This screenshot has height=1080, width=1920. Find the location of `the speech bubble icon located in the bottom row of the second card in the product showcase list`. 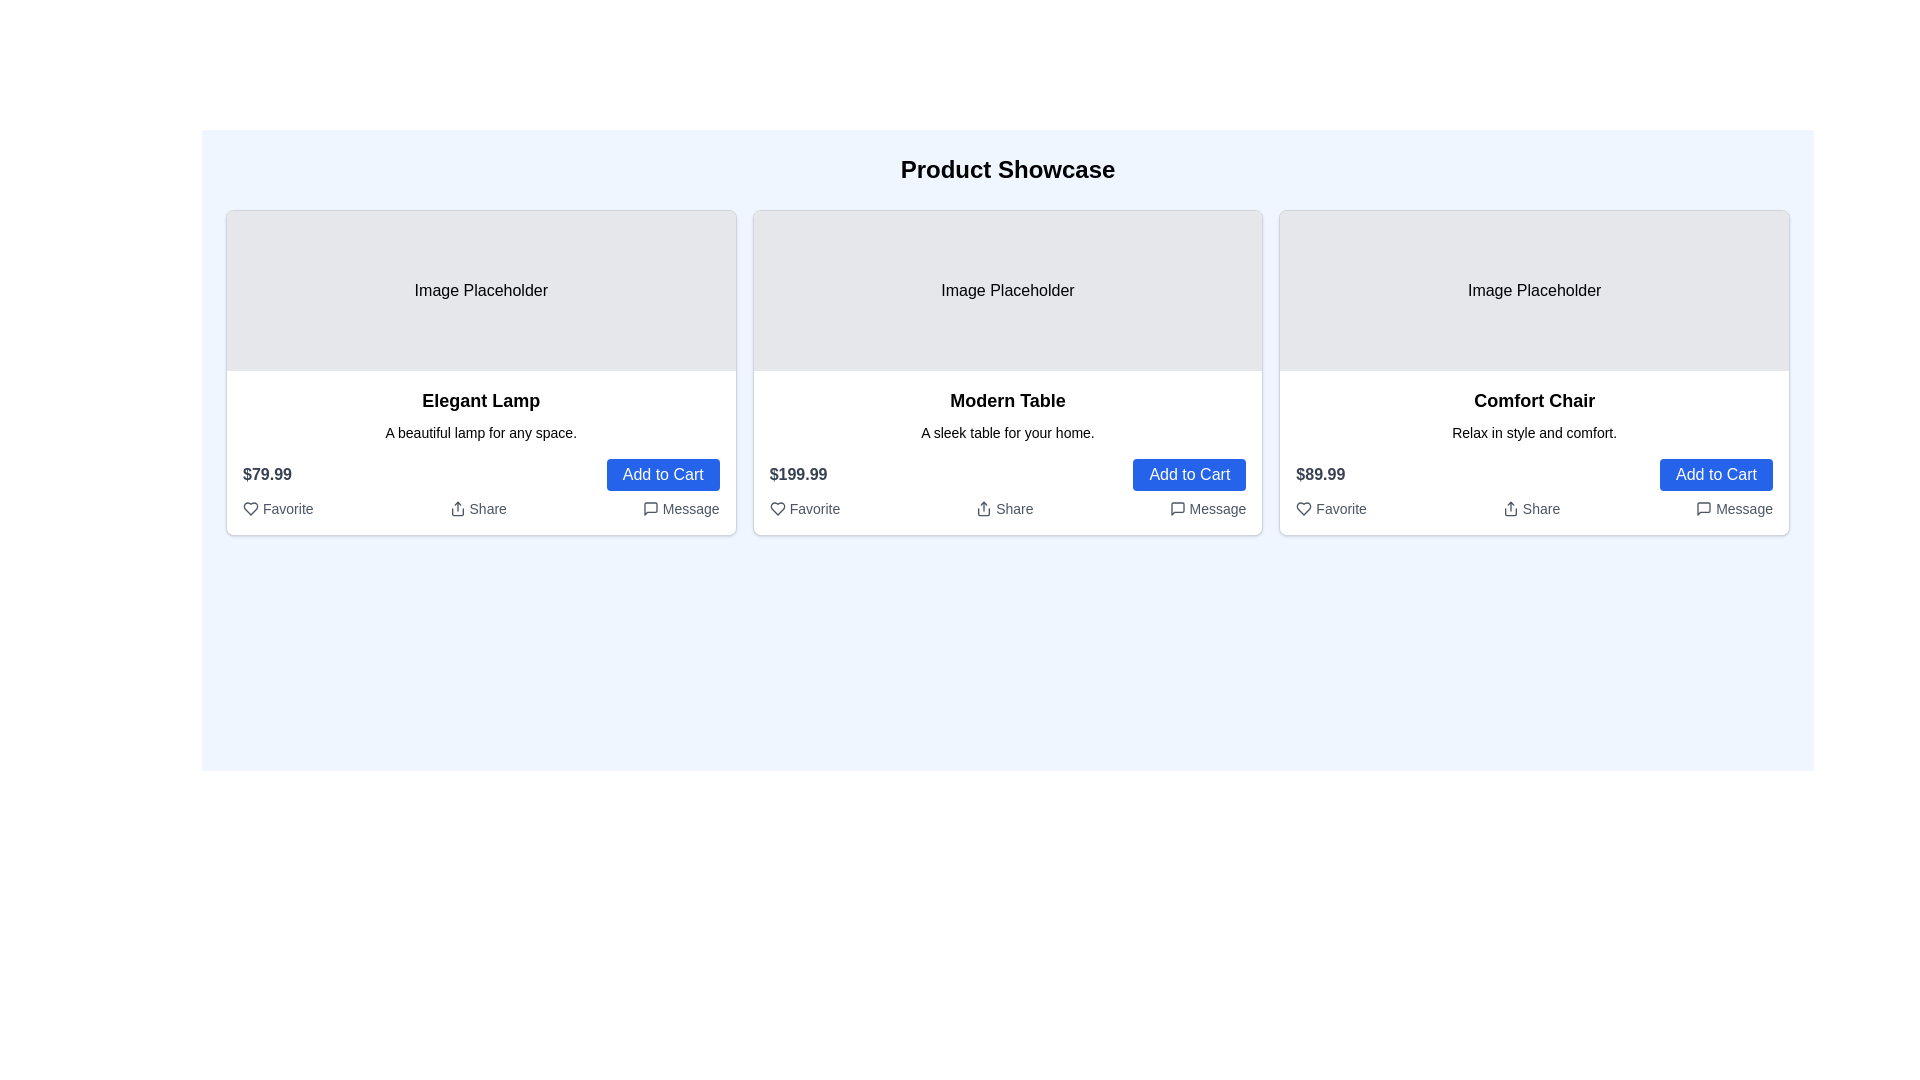

the speech bubble icon located in the bottom row of the second card in the product showcase list is located at coordinates (1177, 508).